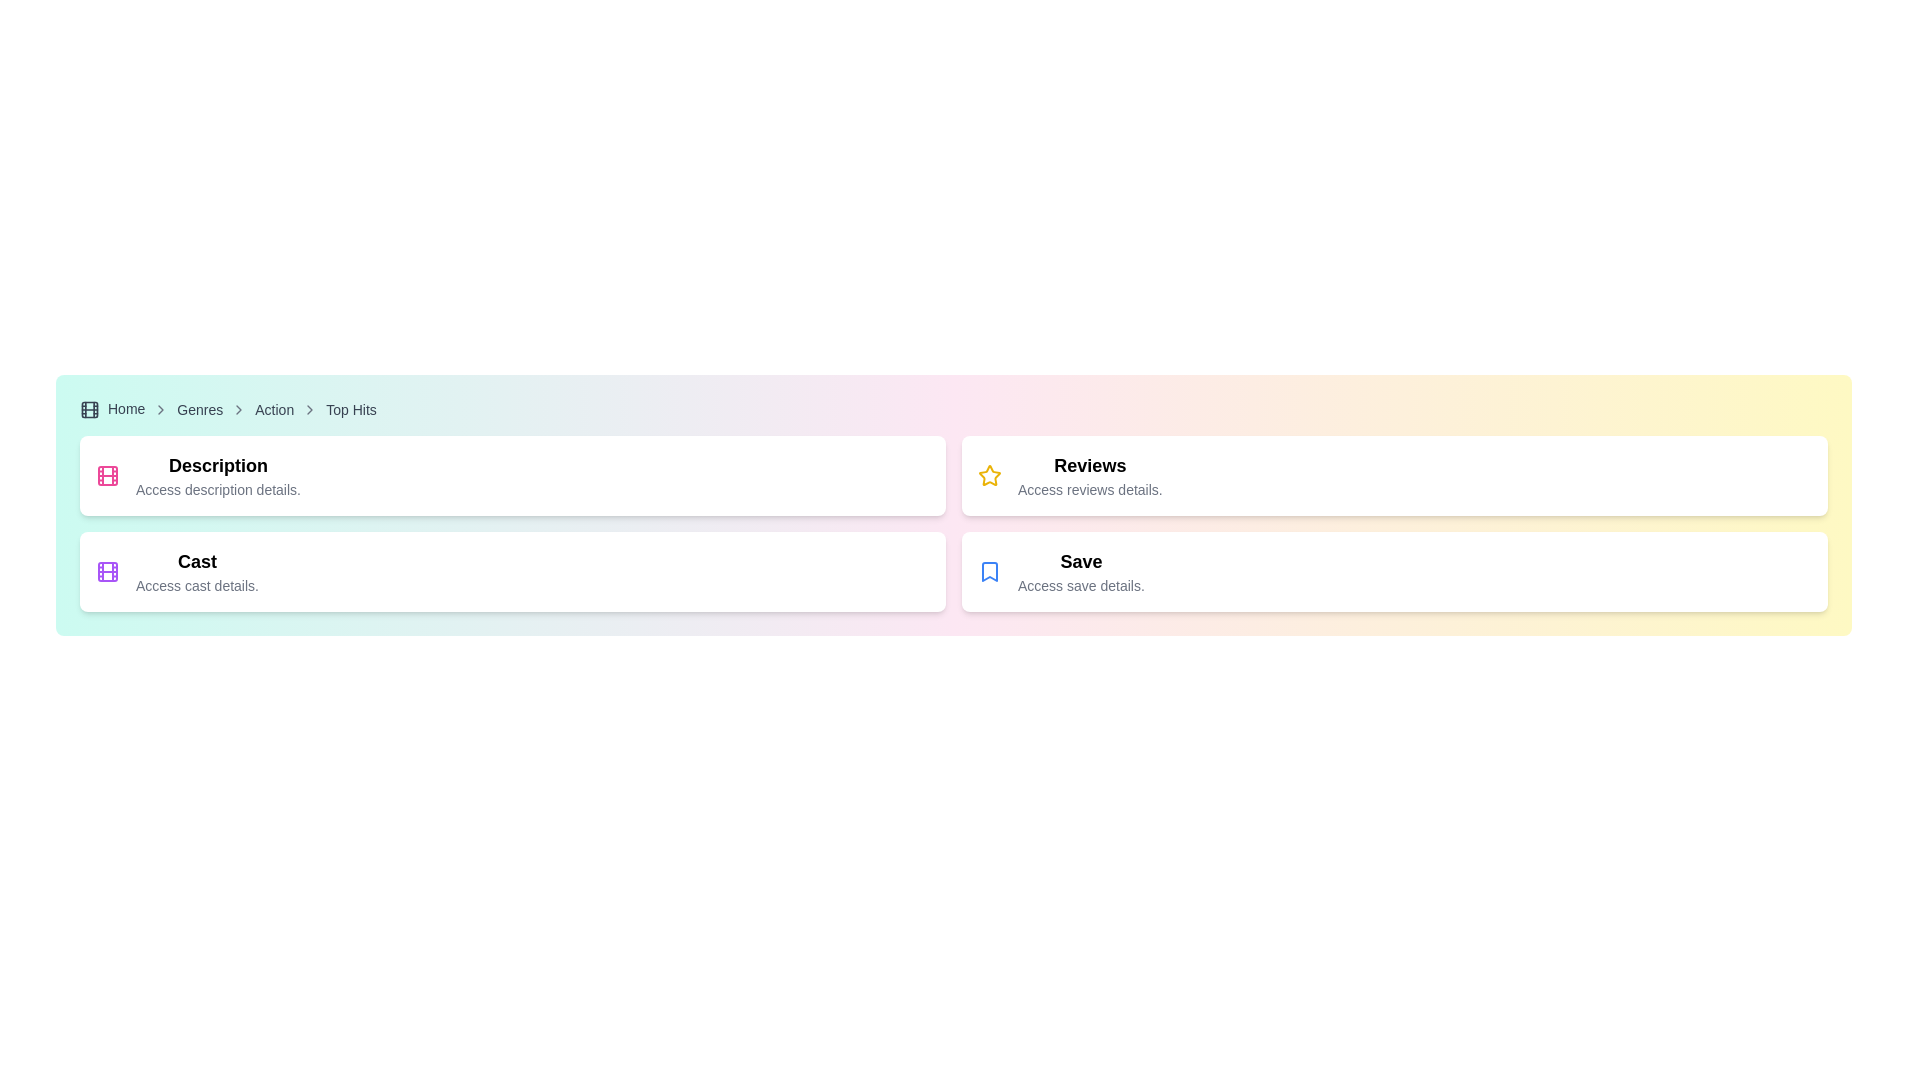 This screenshot has height=1080, width=1920. I want to click on the fourth chevron icon in the breadcrumb navigation, which is positioned between the 'Genres' link and the 'Action' link, characterized by its neutral gray stroke style and no background, so click(239, 408).